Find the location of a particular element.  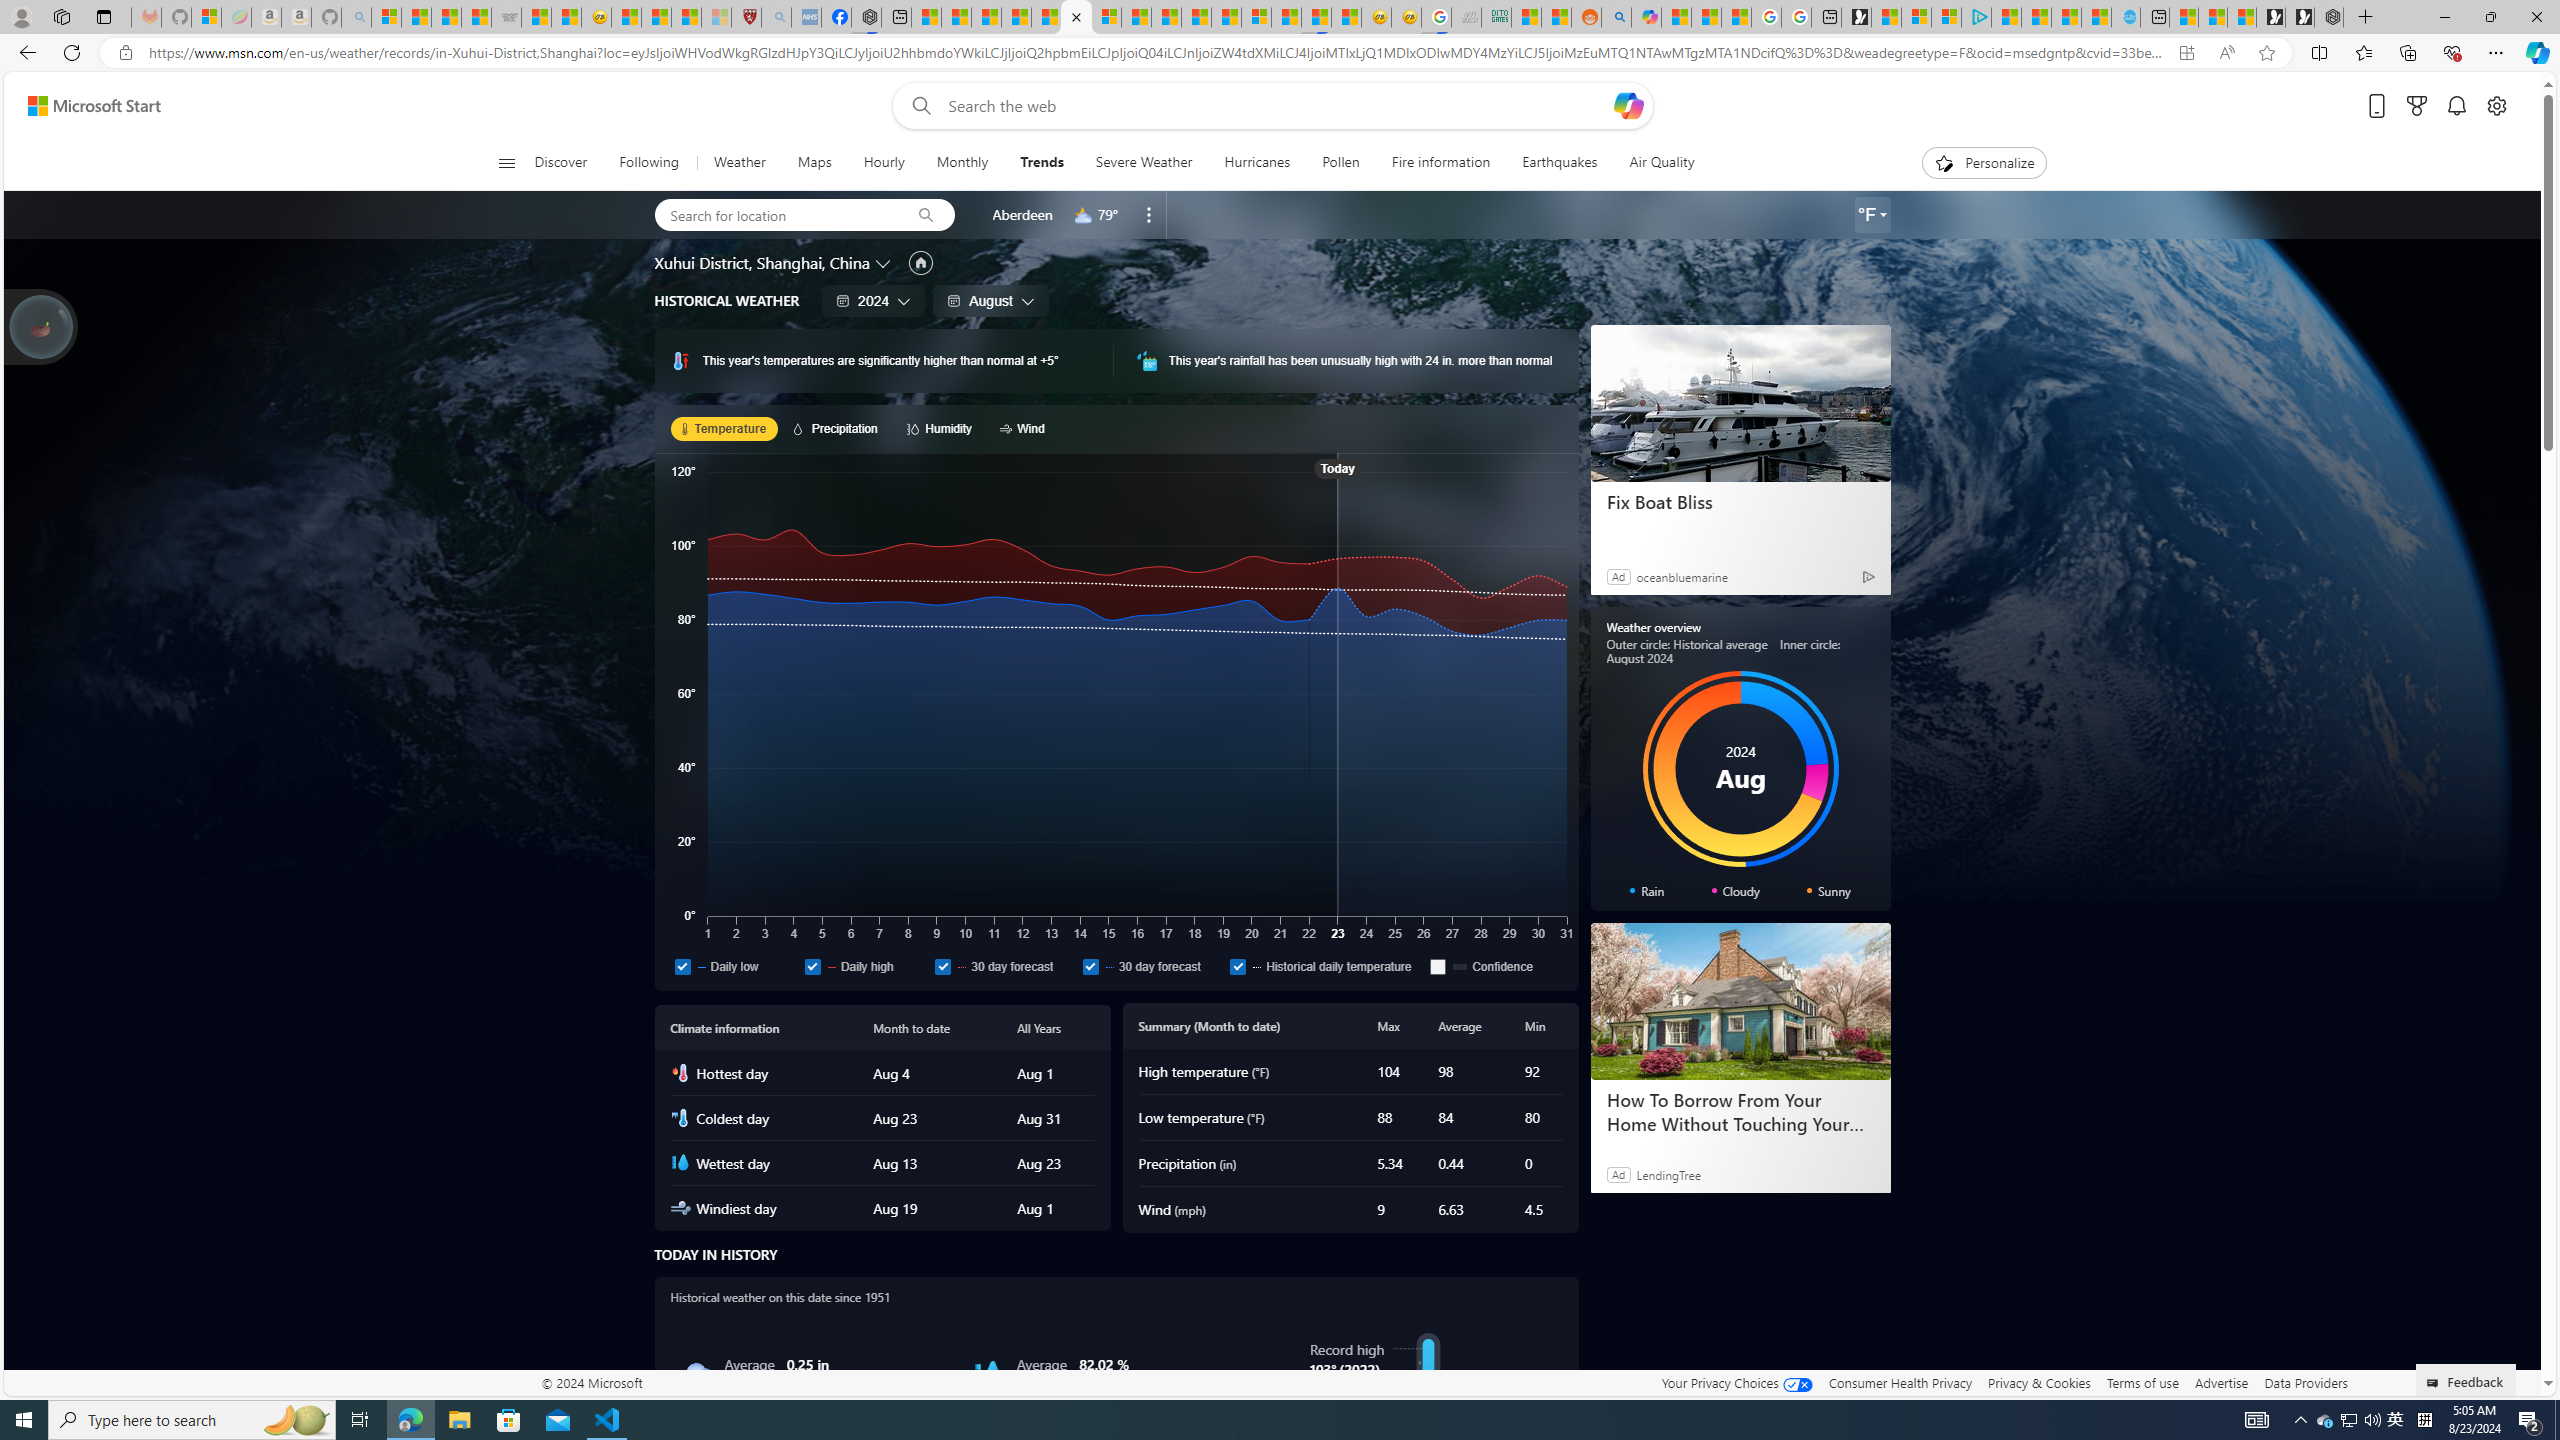

'Robert H. Shmerling, MD - Harvard Health' is located at coordinates (745, 16).